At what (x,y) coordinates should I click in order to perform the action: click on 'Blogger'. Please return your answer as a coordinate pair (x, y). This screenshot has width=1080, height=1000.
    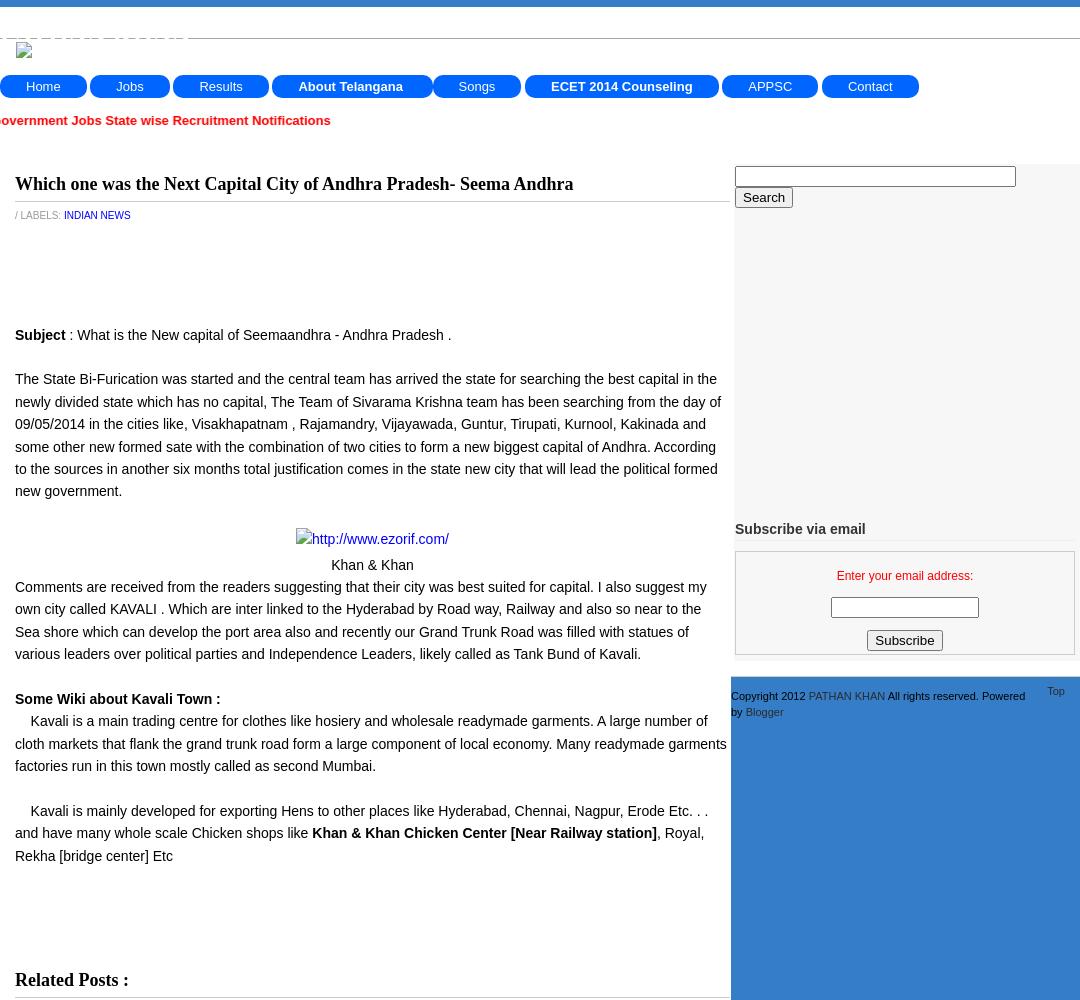
    Looking at the image, I should click on (763, 711).